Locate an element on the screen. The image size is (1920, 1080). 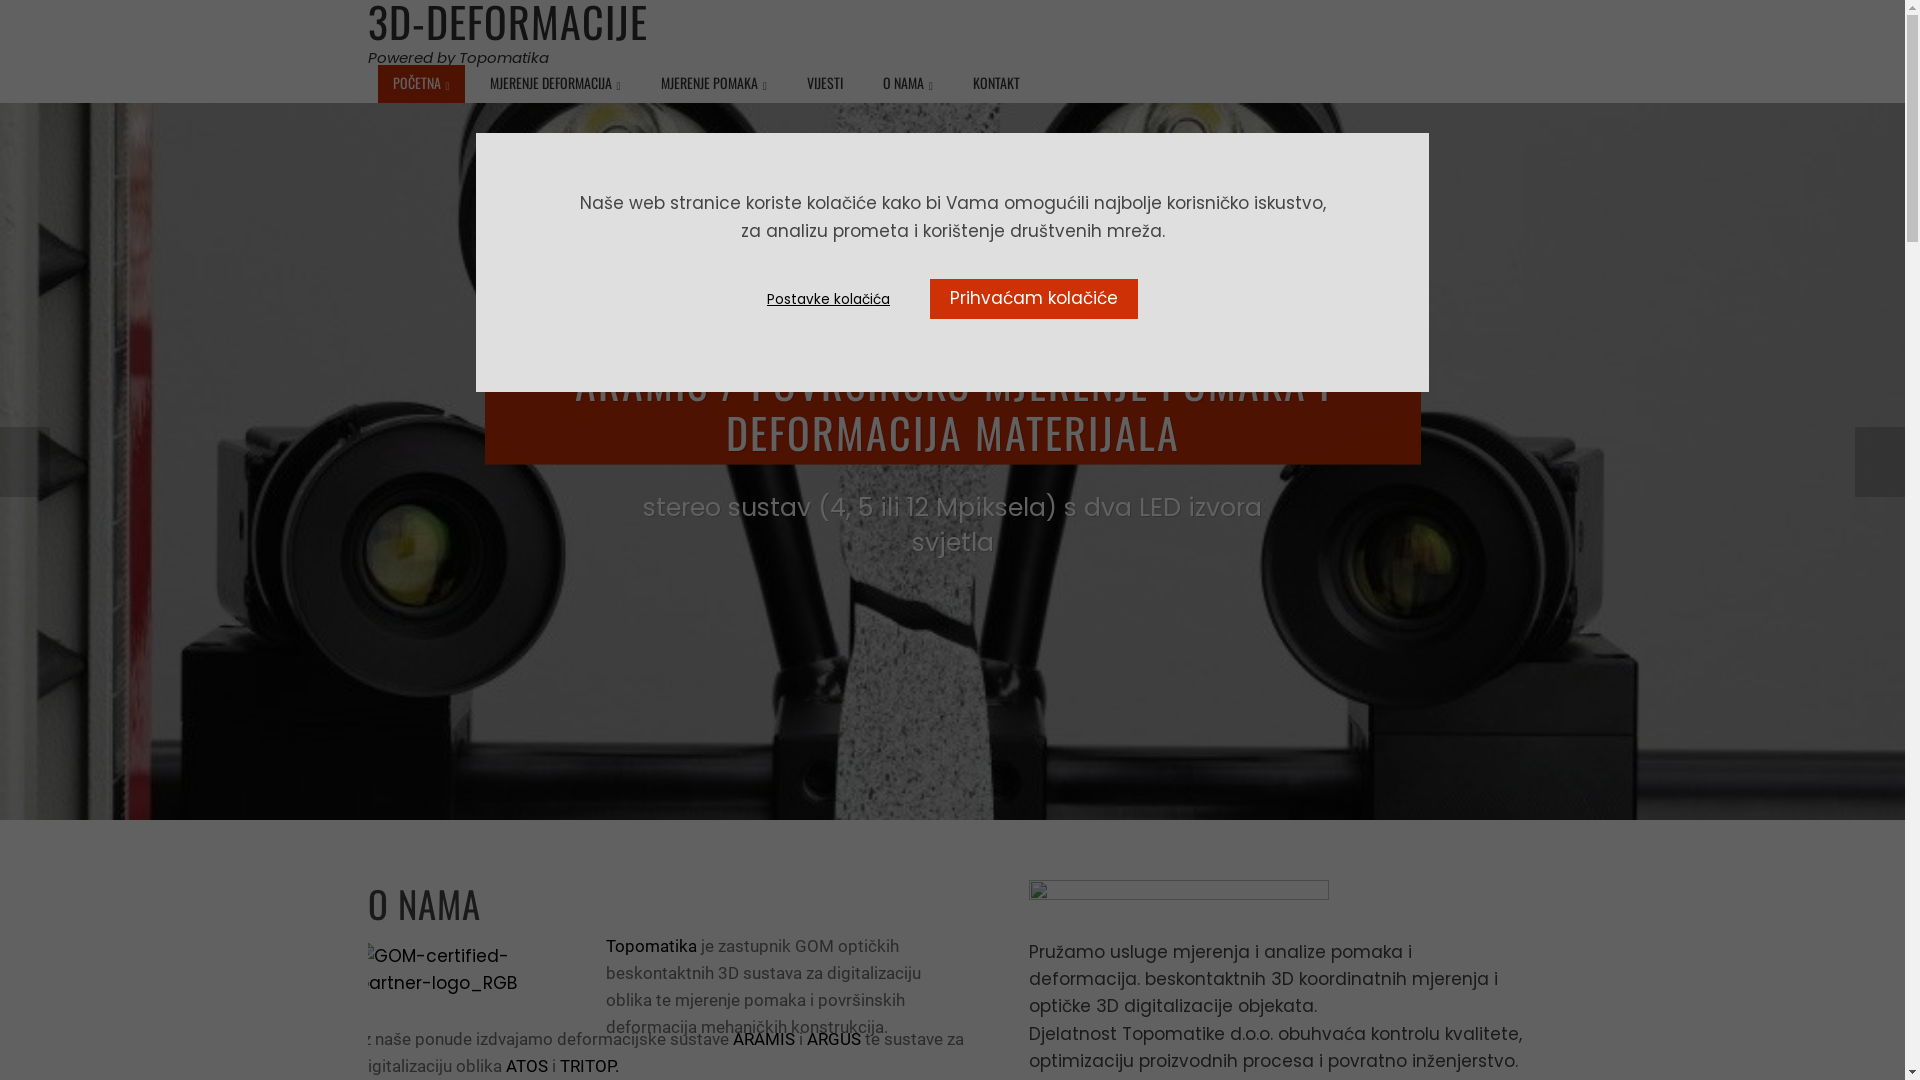
'MJERENJE DEFORMACIJA' is located at coordinates (555, 83).